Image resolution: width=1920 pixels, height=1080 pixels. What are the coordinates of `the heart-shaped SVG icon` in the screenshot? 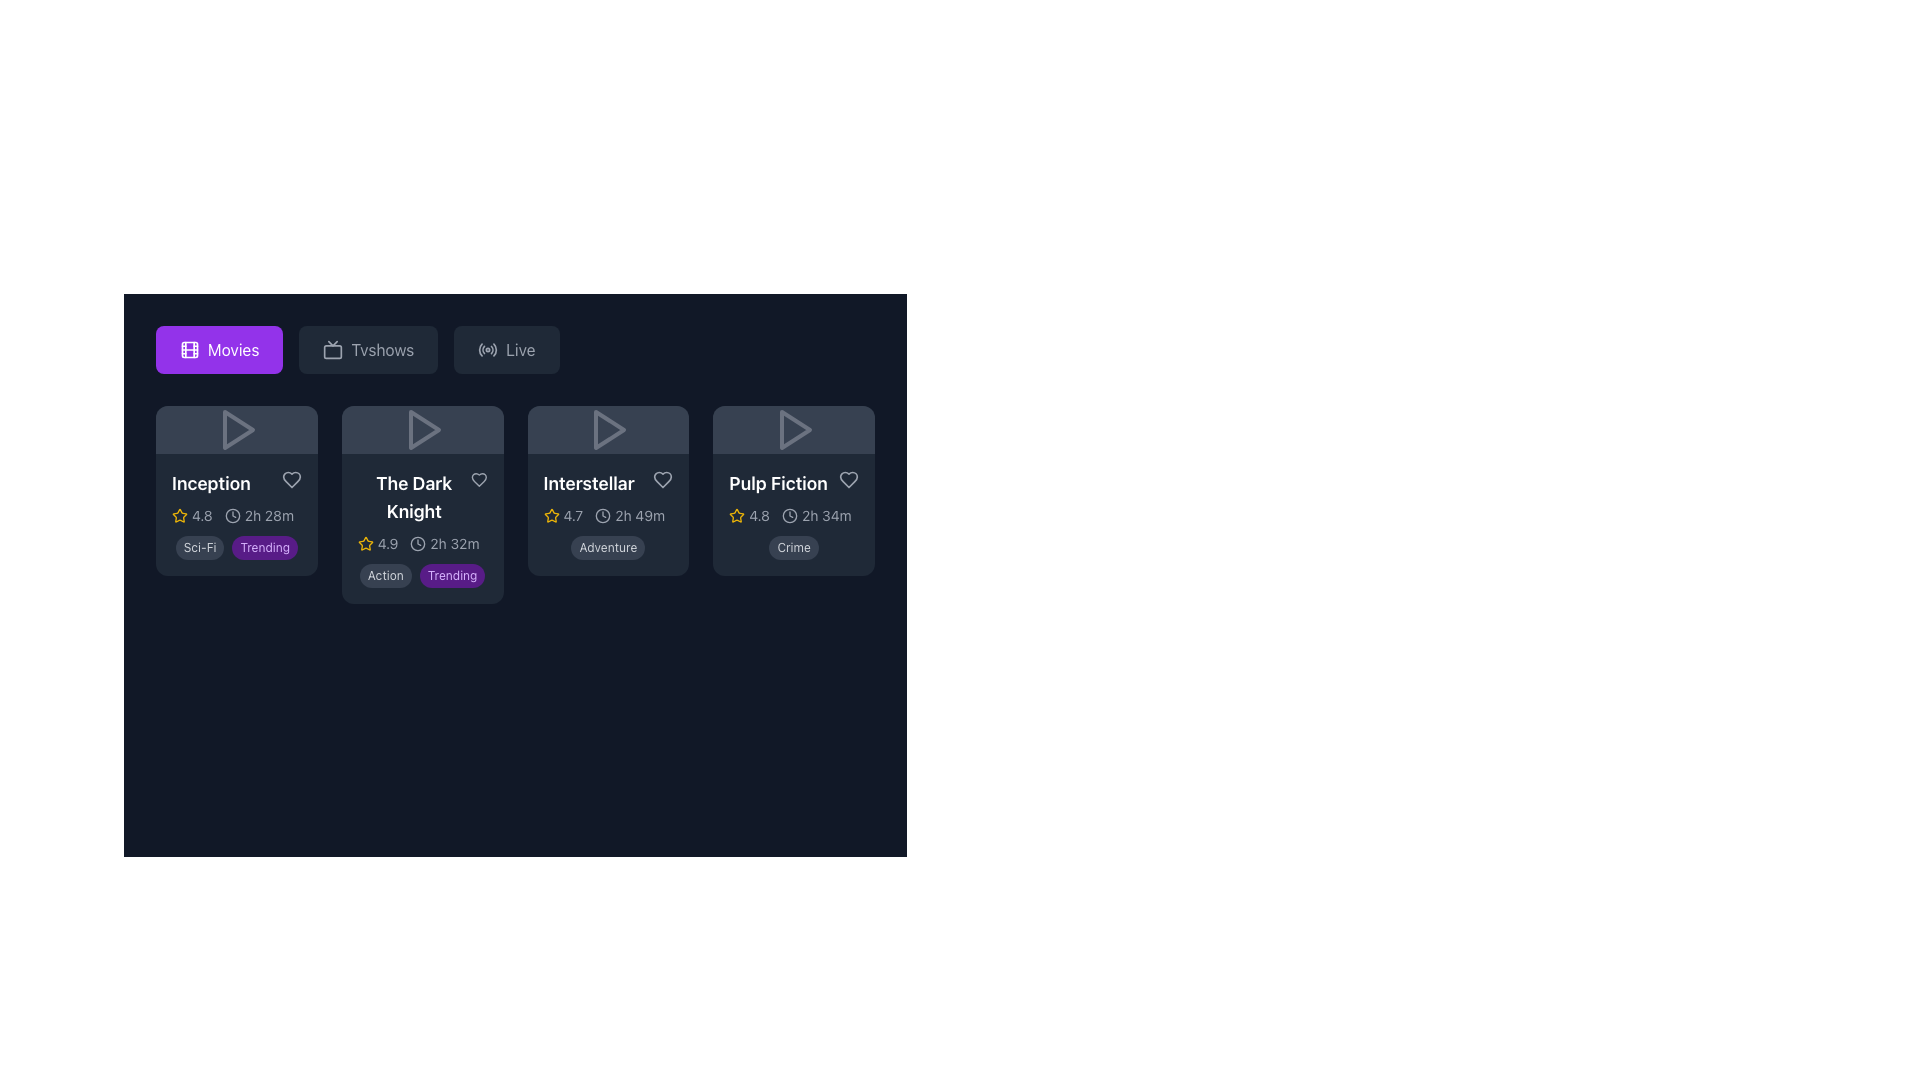 It's located at (478, 479).